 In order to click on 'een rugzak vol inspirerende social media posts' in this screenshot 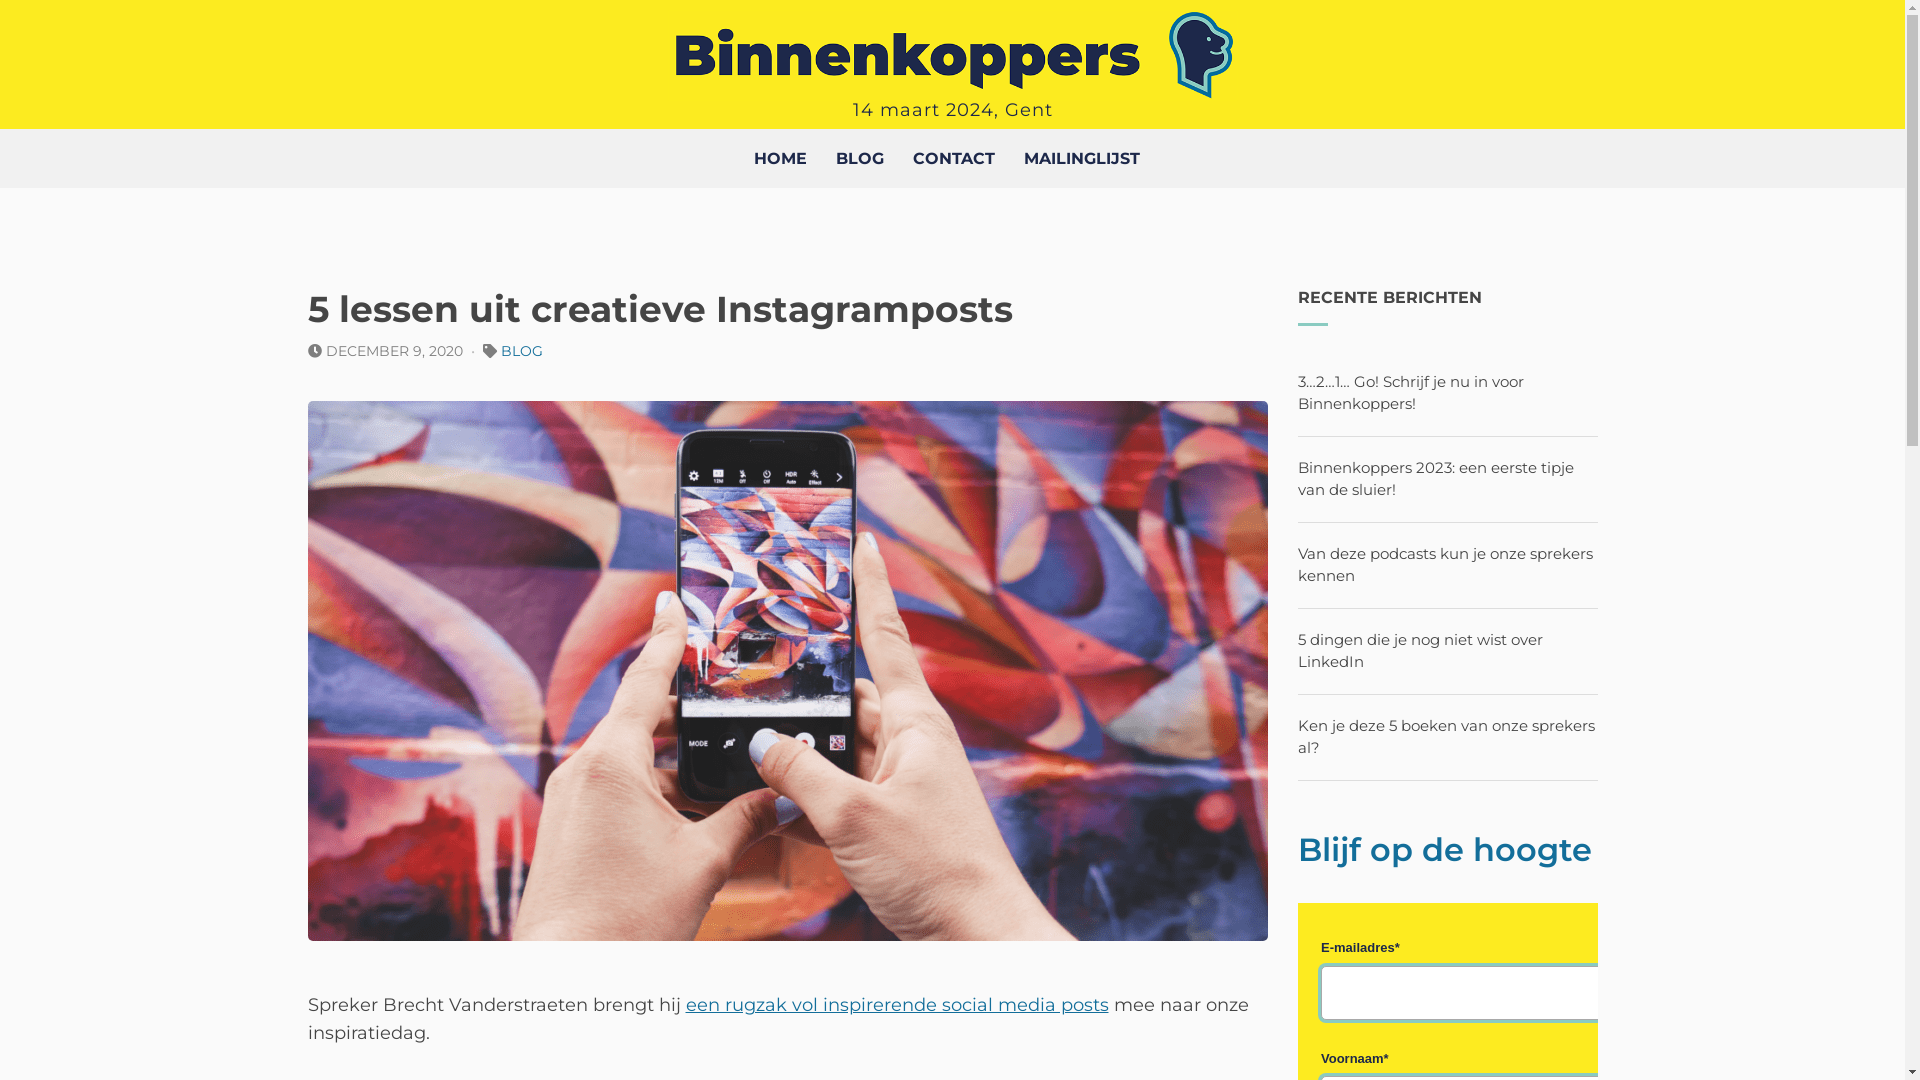, I will do `click(896, 1005)`.